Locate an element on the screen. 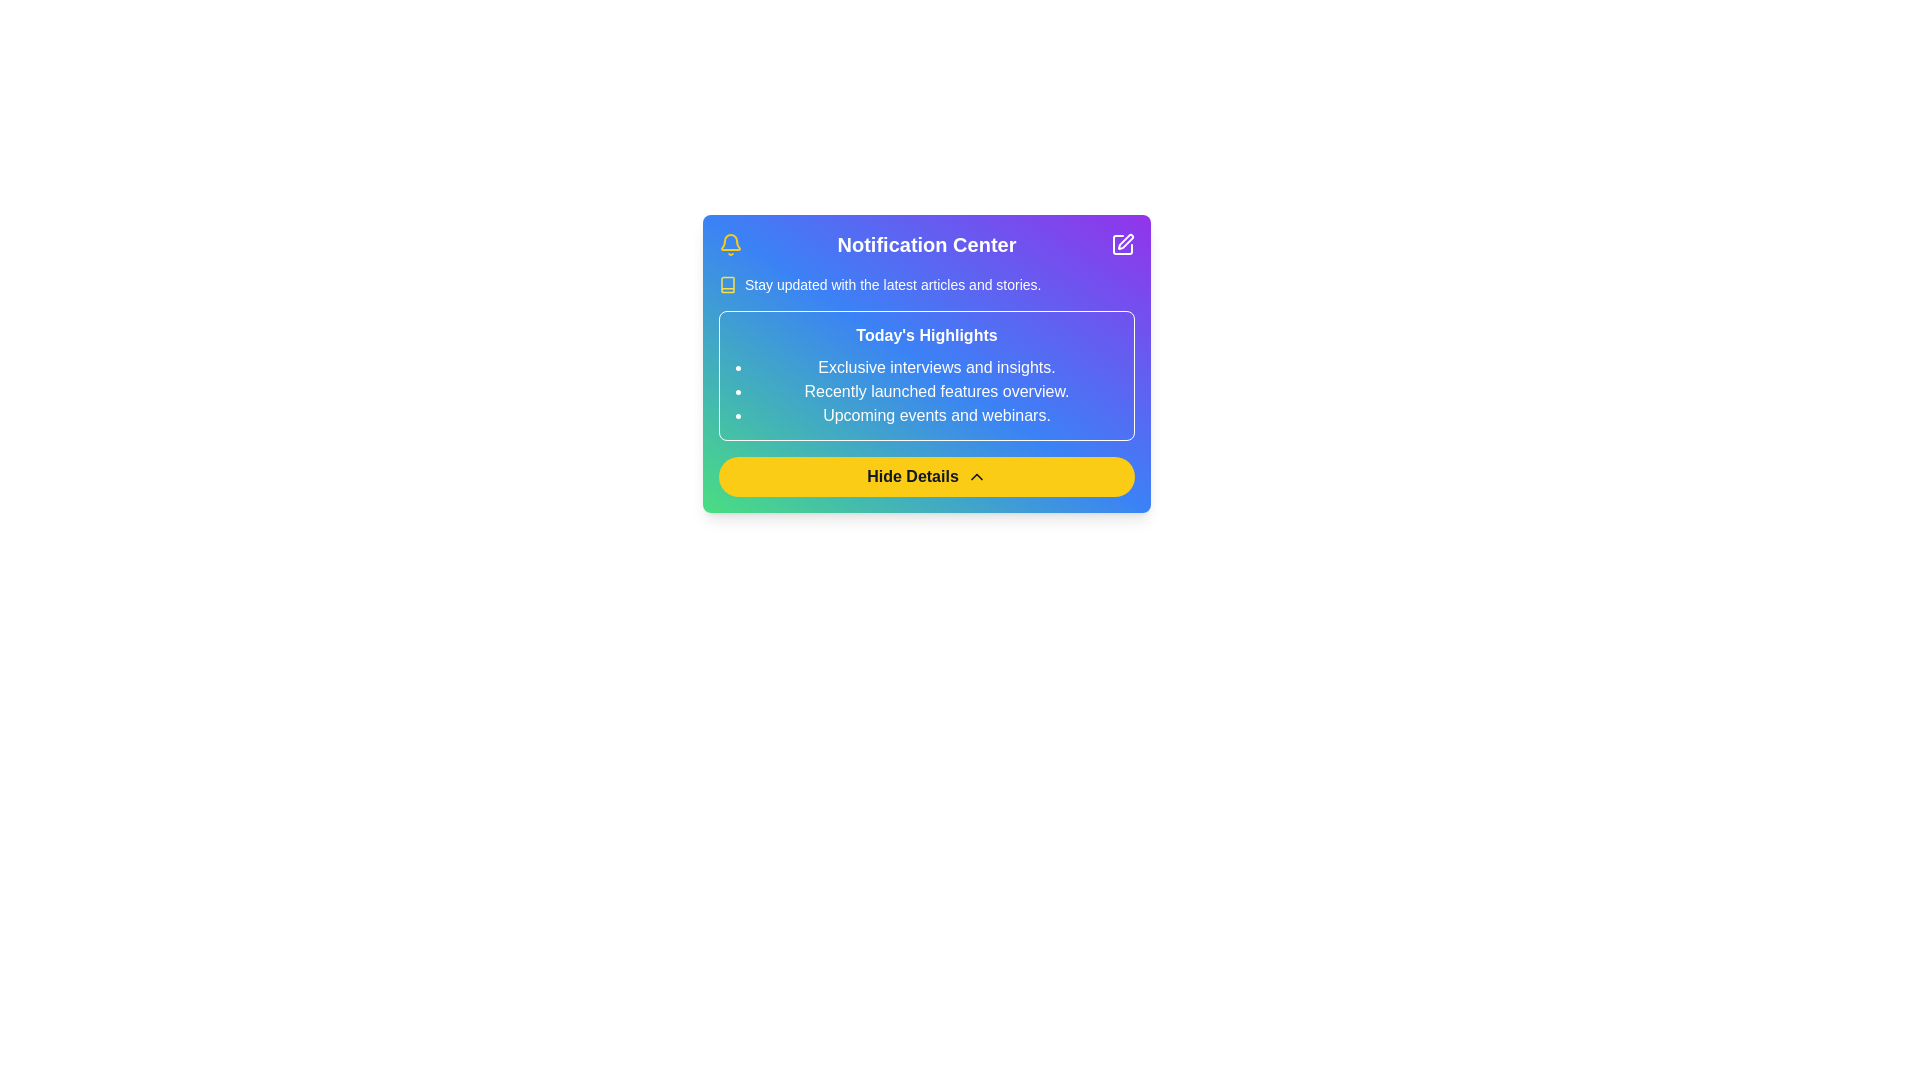  the small pen icon on a rounded purple background located in the top-right corner of the notification card's header to initiate editing is located at coordinates (1126, 241).